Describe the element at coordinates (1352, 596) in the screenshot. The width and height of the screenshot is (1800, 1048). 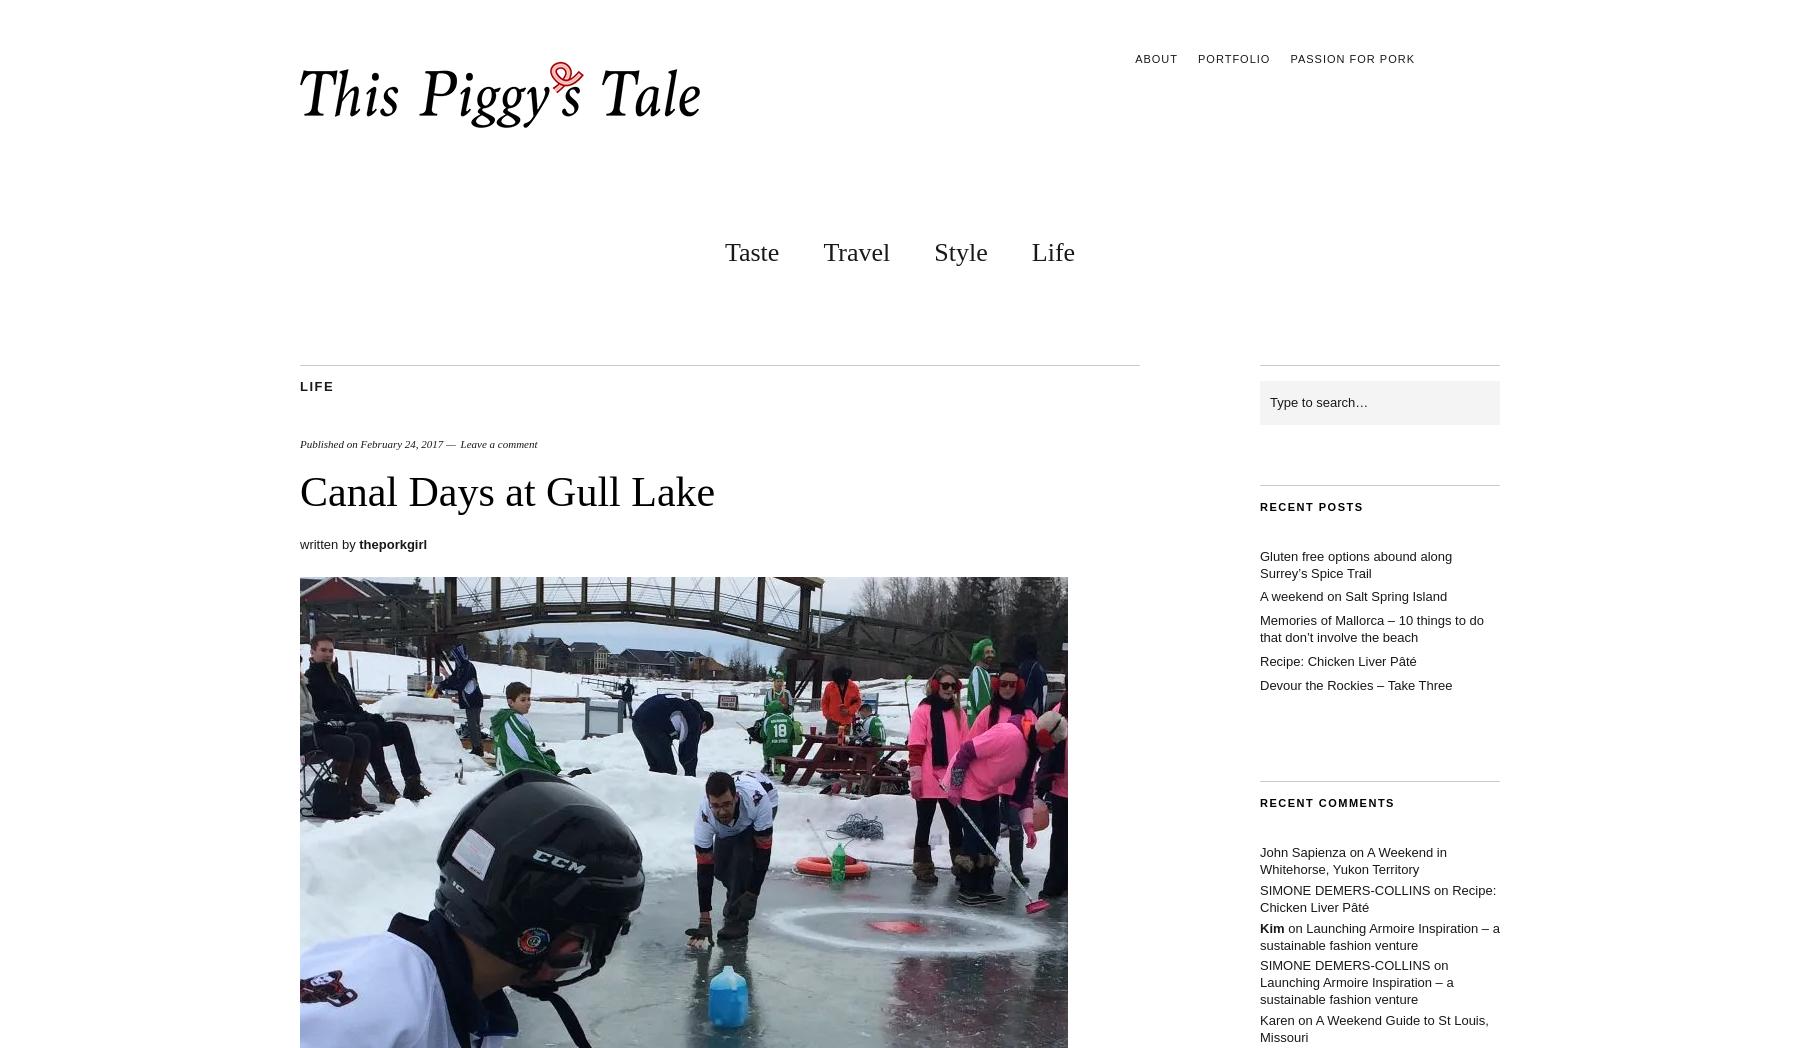
I see `'A weekend on Salt Spring Island'` at that location.